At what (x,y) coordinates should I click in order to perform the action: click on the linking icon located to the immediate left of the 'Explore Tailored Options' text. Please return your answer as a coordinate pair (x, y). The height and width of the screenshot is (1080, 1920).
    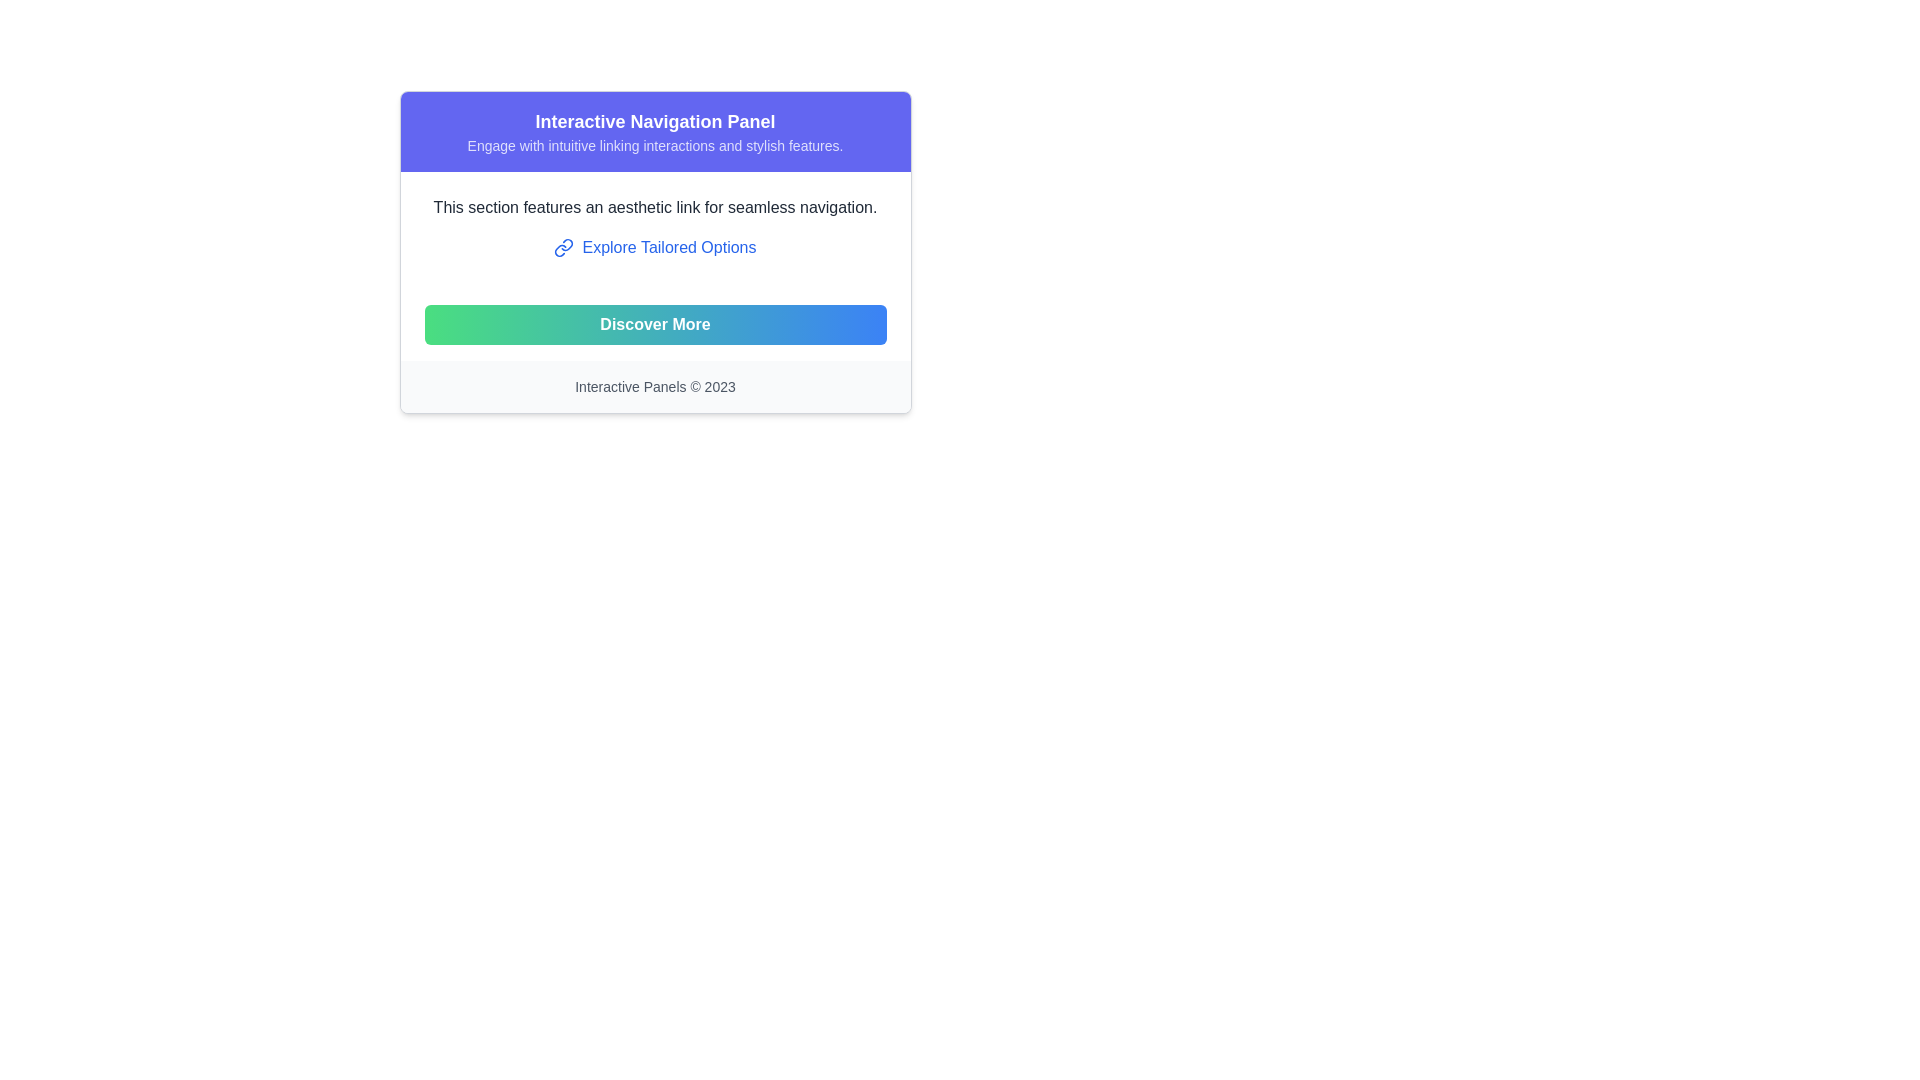
    Looking at the image, I should click on (563, 246).